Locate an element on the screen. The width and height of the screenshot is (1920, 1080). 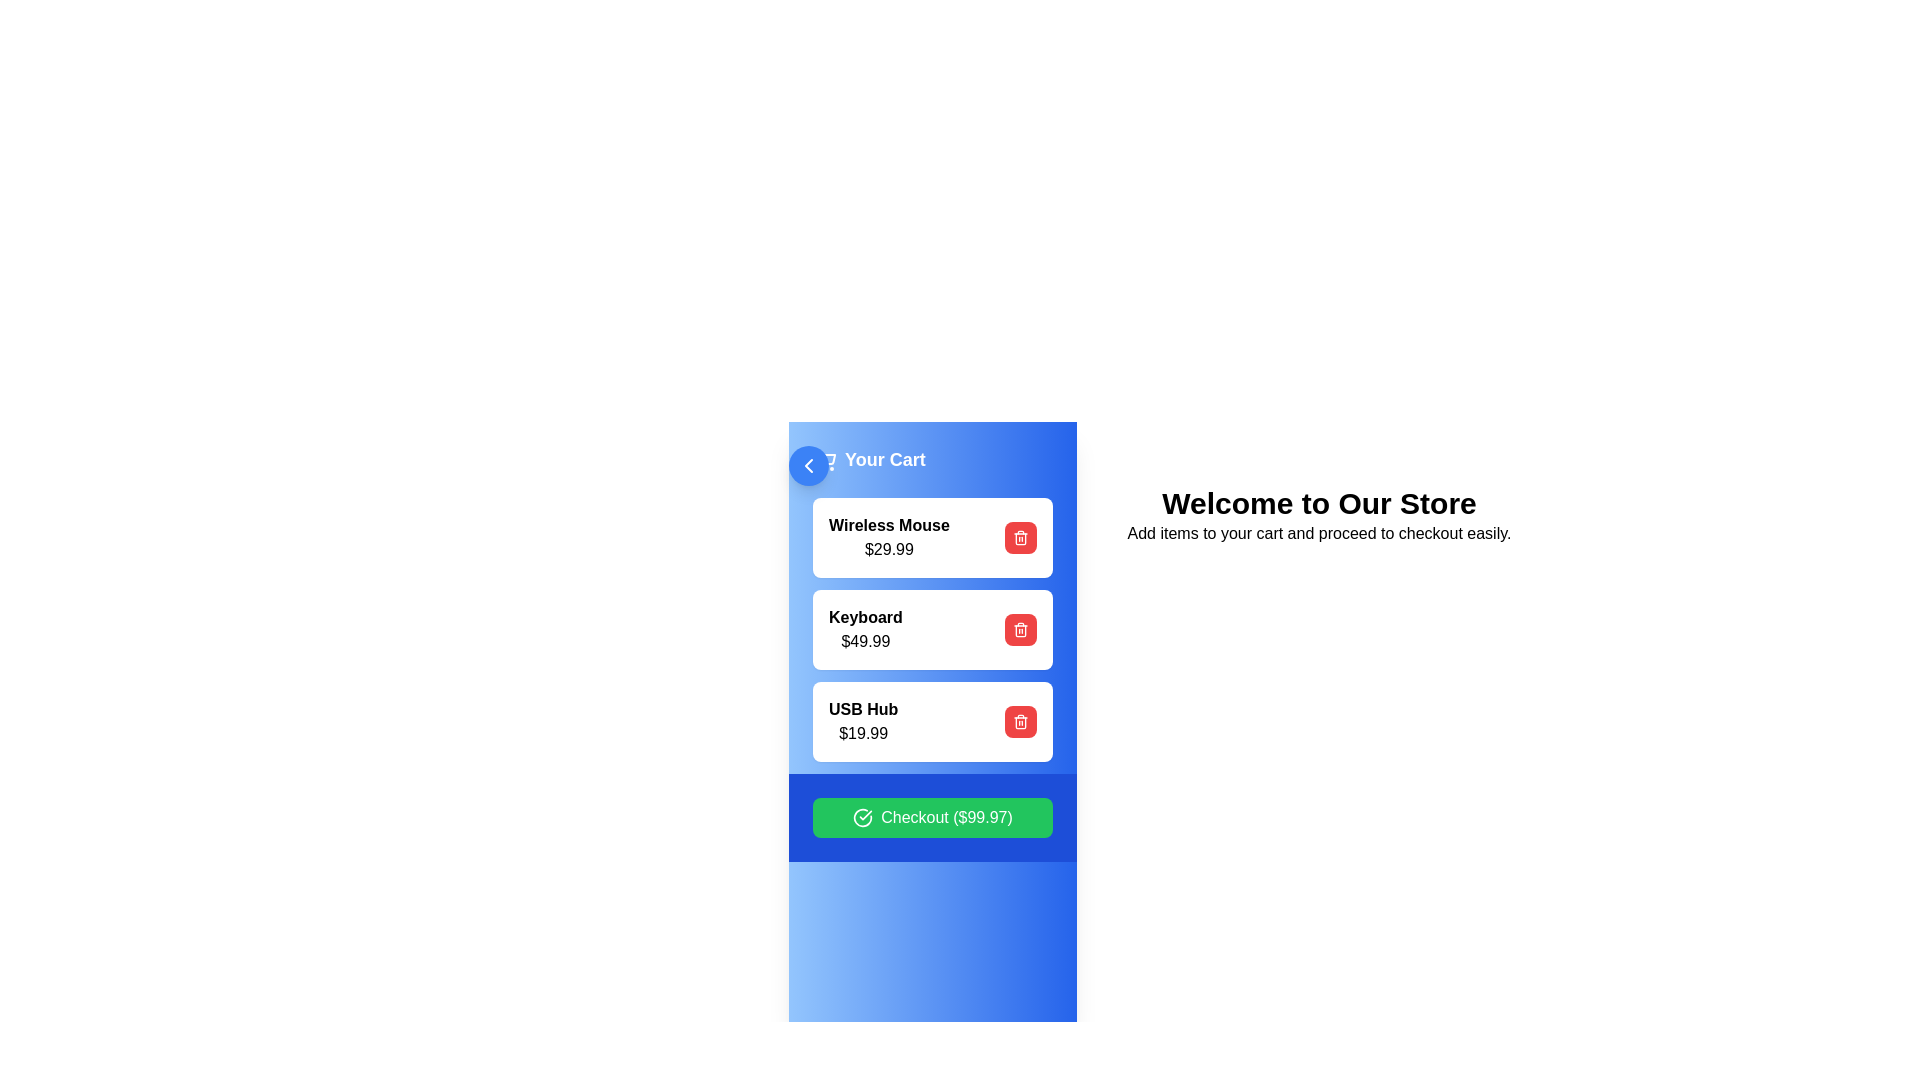
the instructional text element that provides guidance on adding items to the cart and proceeding to checkout, located below the 'Welcome to Our Store' text is located at coordinates (1319, 532).